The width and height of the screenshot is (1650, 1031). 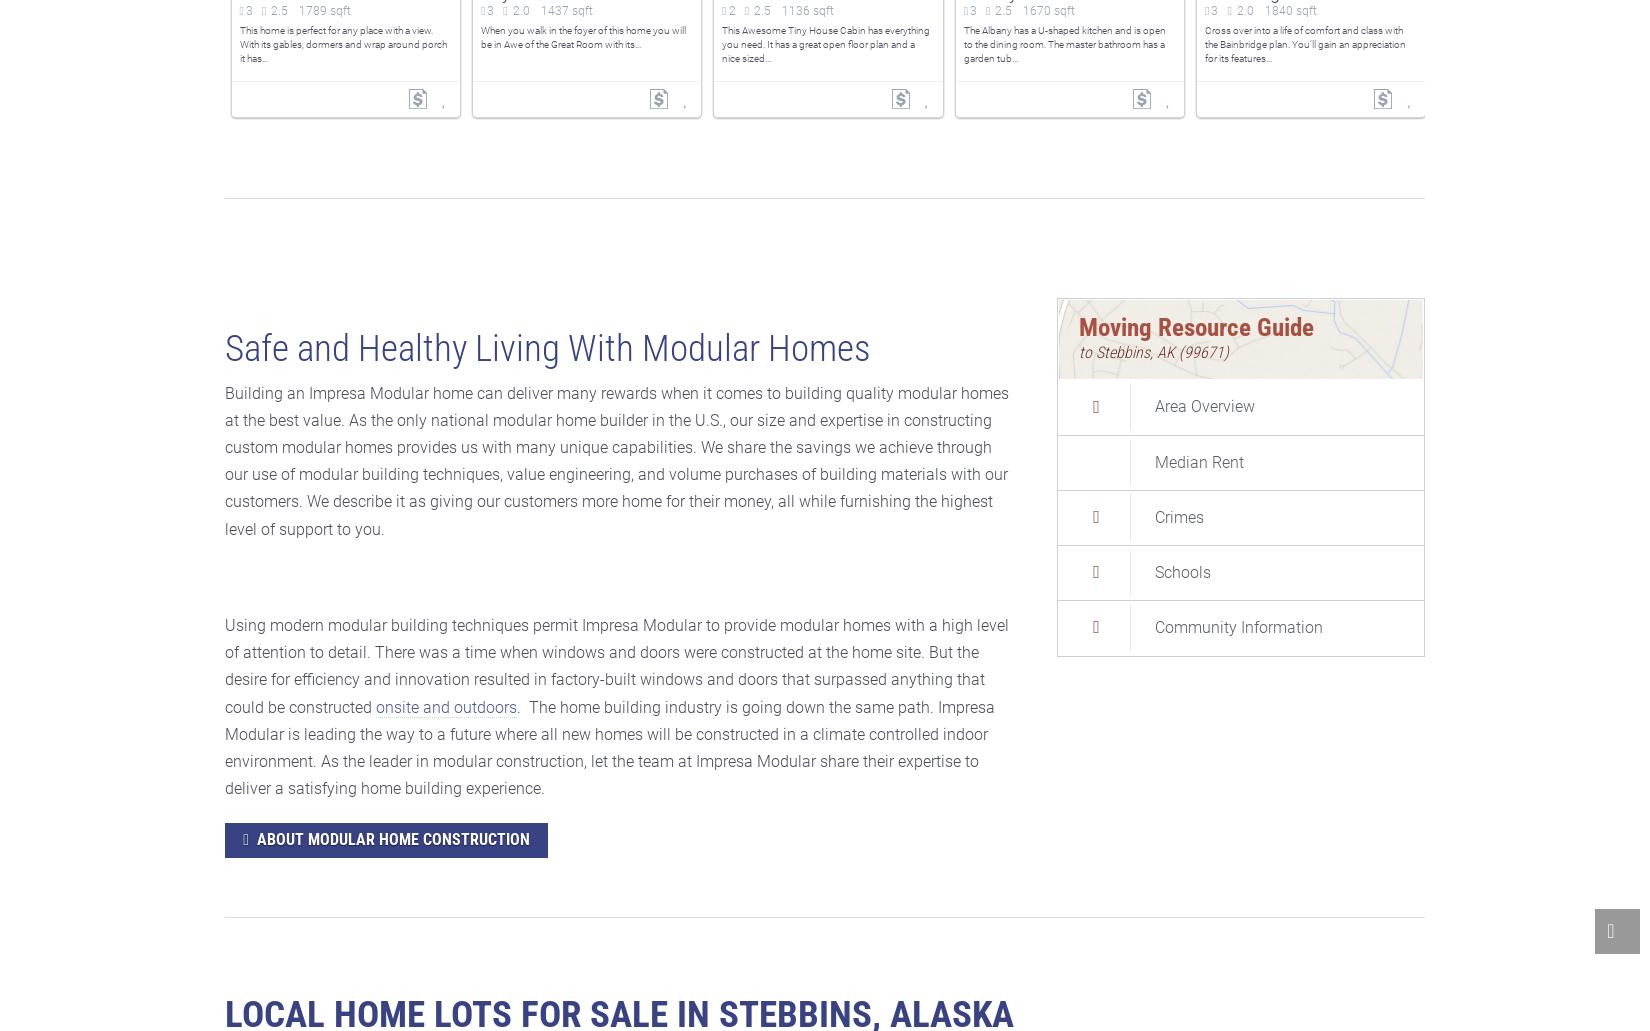 I want to click on 'Building an Impresa Modular home can deliver many rewards when it comes to building quality modular homes at the best value. As the only national modular home builder in the U.S., our size and expertise in constructing custom modular homes provides us with many unique capabilities. We share the savings we achieve through our use of modular building techniques, value engineering, and volume purchases of building materials with our customers. We describe it as giving our customers more home for their money, all while furnishing the highest level of support to you.', so click(x=225, y=460).